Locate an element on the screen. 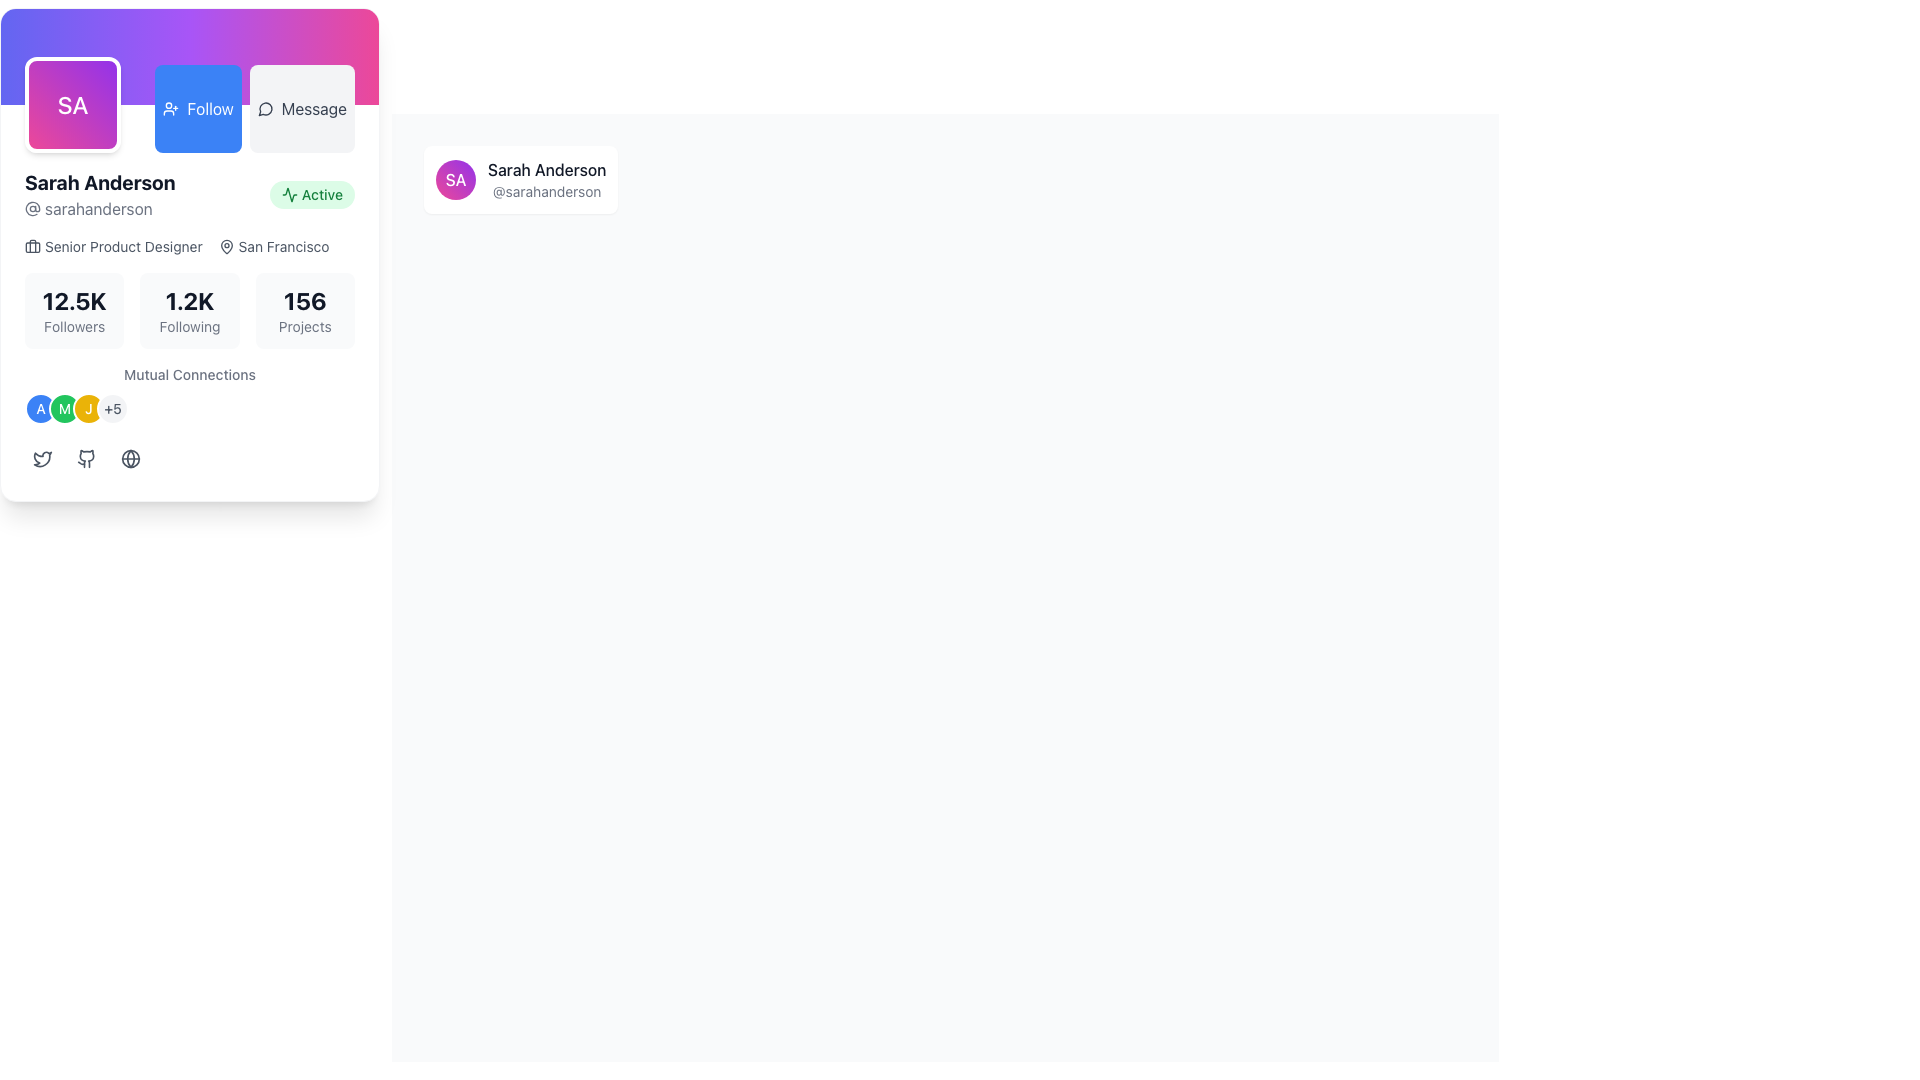 The height and width of the screenshot is (1080, 1920). the avatar element labeled 'M', which is the second circle in the row of four circles beneath the 'Mutual Connections' label in the user profile card is located at coordinates (65, 407).